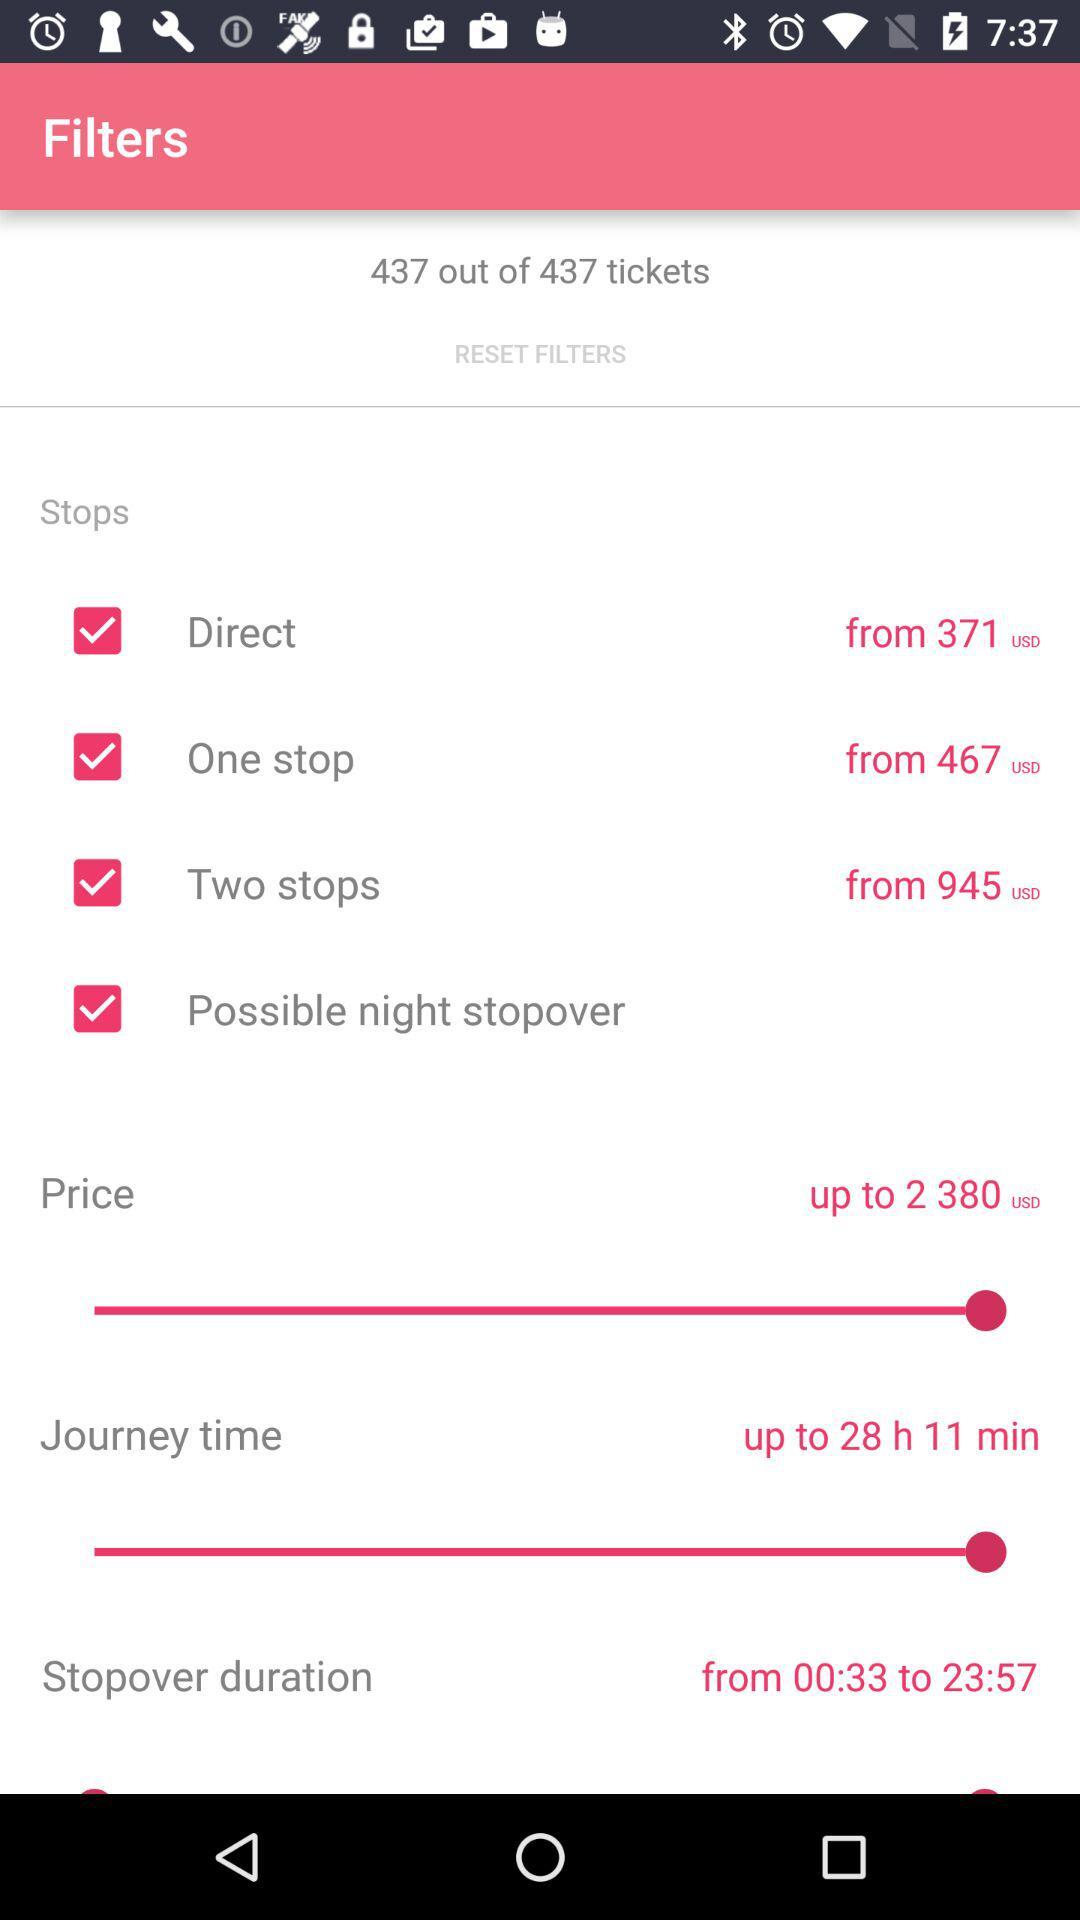  What do you see at coordinates (540, 353) in the screenshot?
I see `the item below 437 out of icon` at bounding box center [540, 353].